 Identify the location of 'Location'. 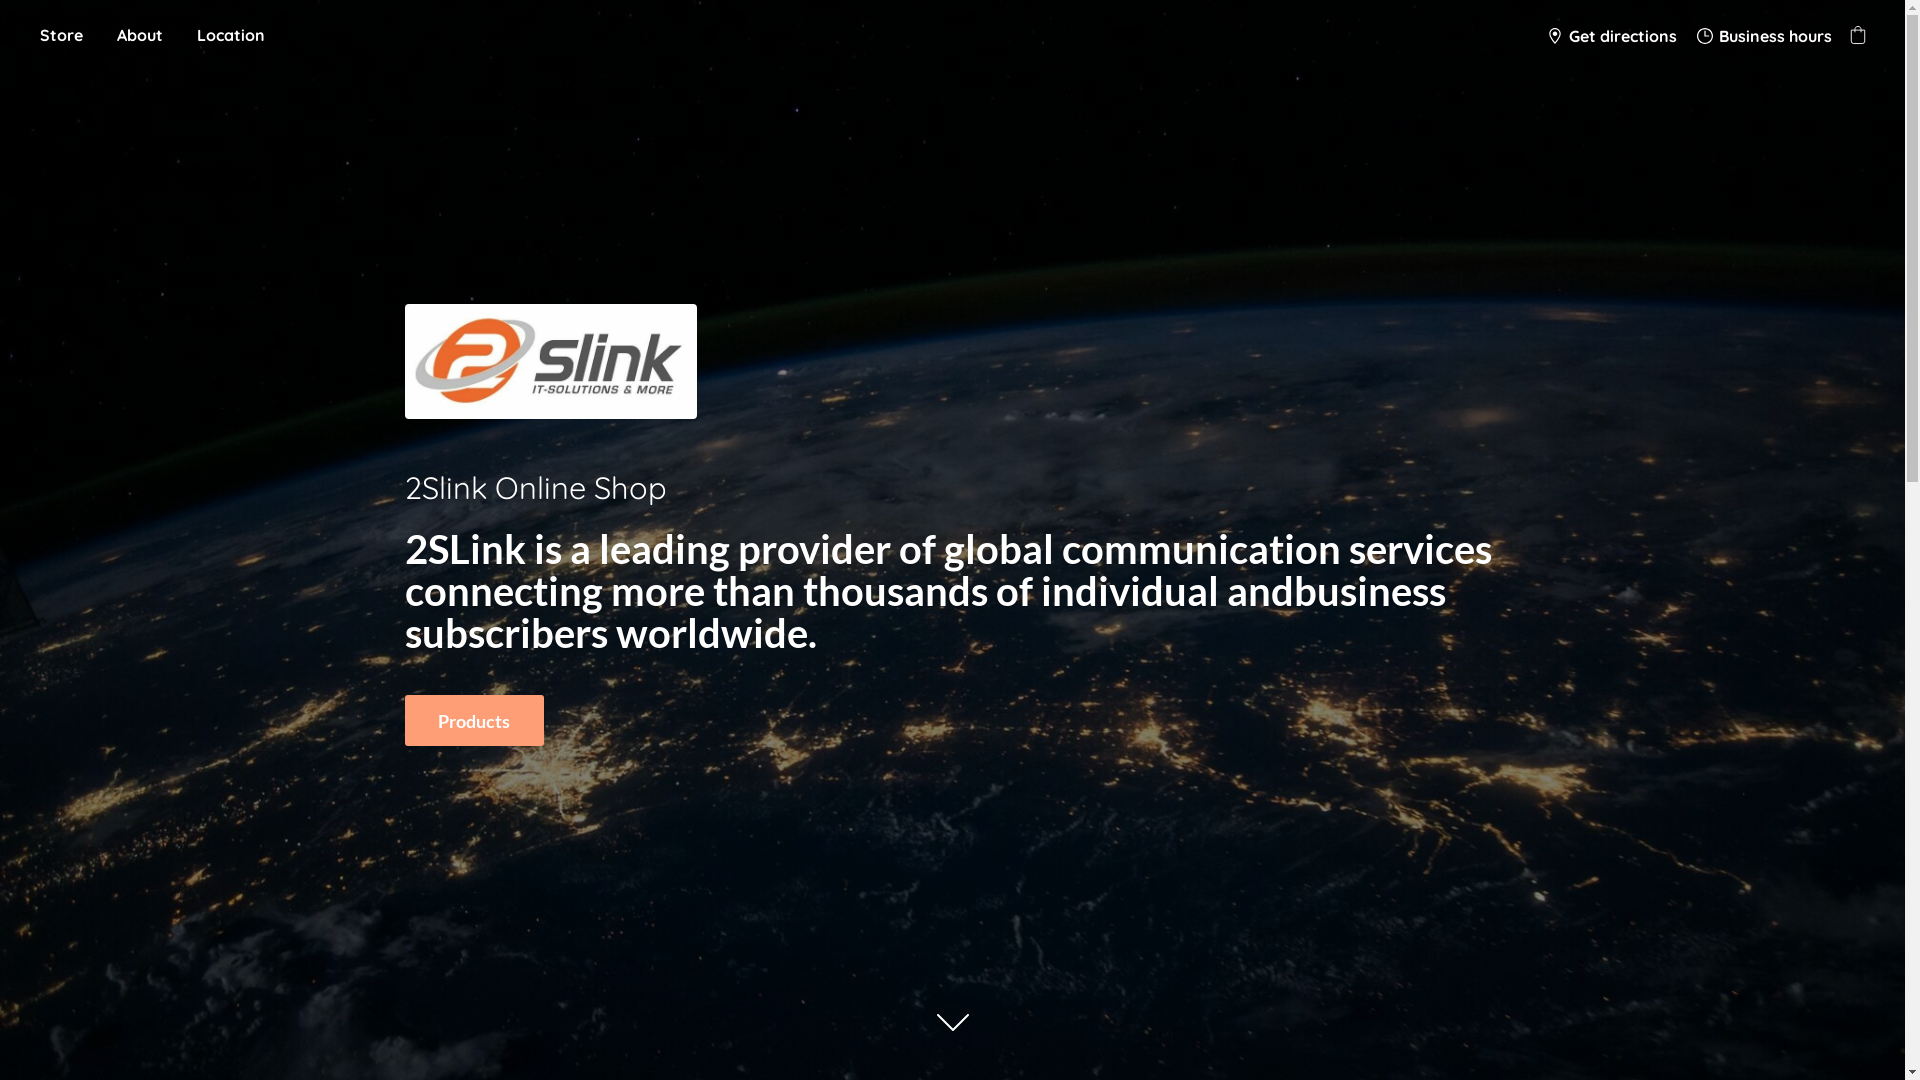
(230, 35).